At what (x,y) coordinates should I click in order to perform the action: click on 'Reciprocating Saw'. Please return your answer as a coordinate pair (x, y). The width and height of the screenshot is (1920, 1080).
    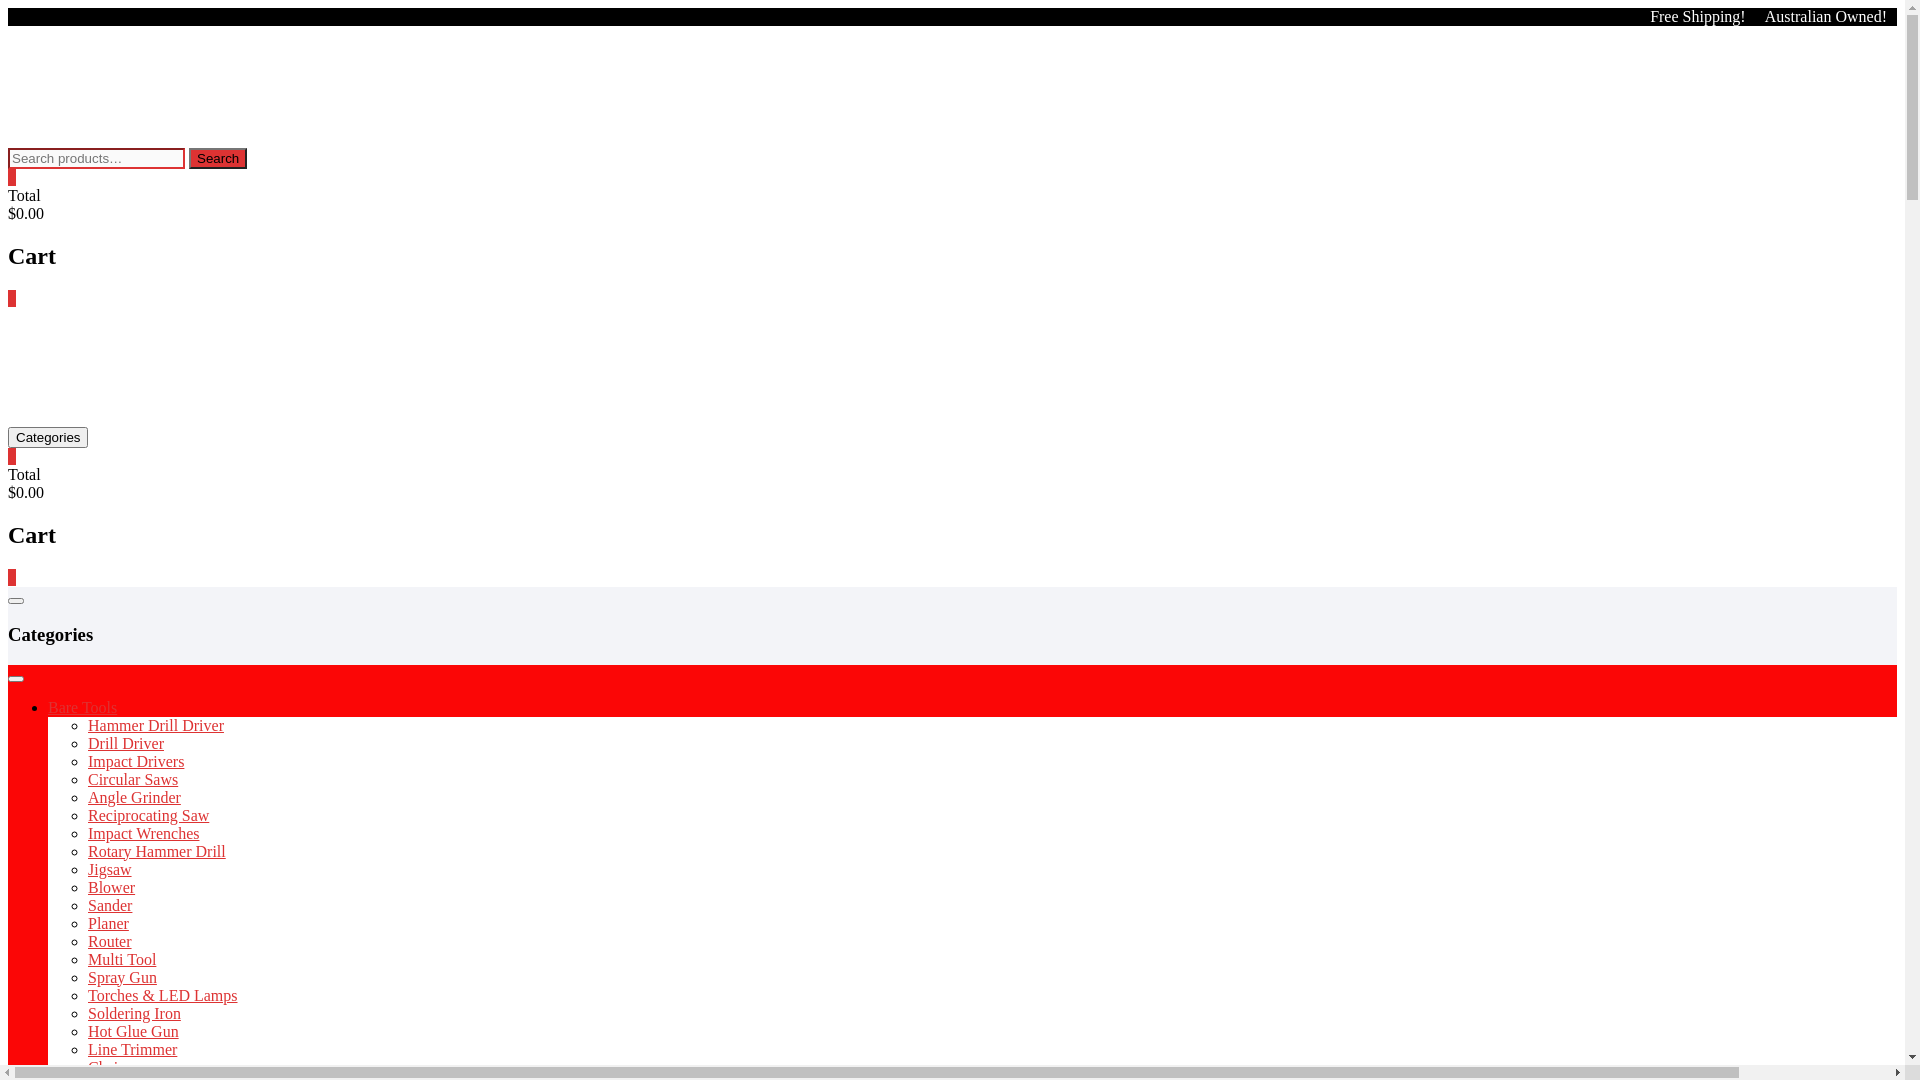
    Looking at the image, I should click on (147, 815).